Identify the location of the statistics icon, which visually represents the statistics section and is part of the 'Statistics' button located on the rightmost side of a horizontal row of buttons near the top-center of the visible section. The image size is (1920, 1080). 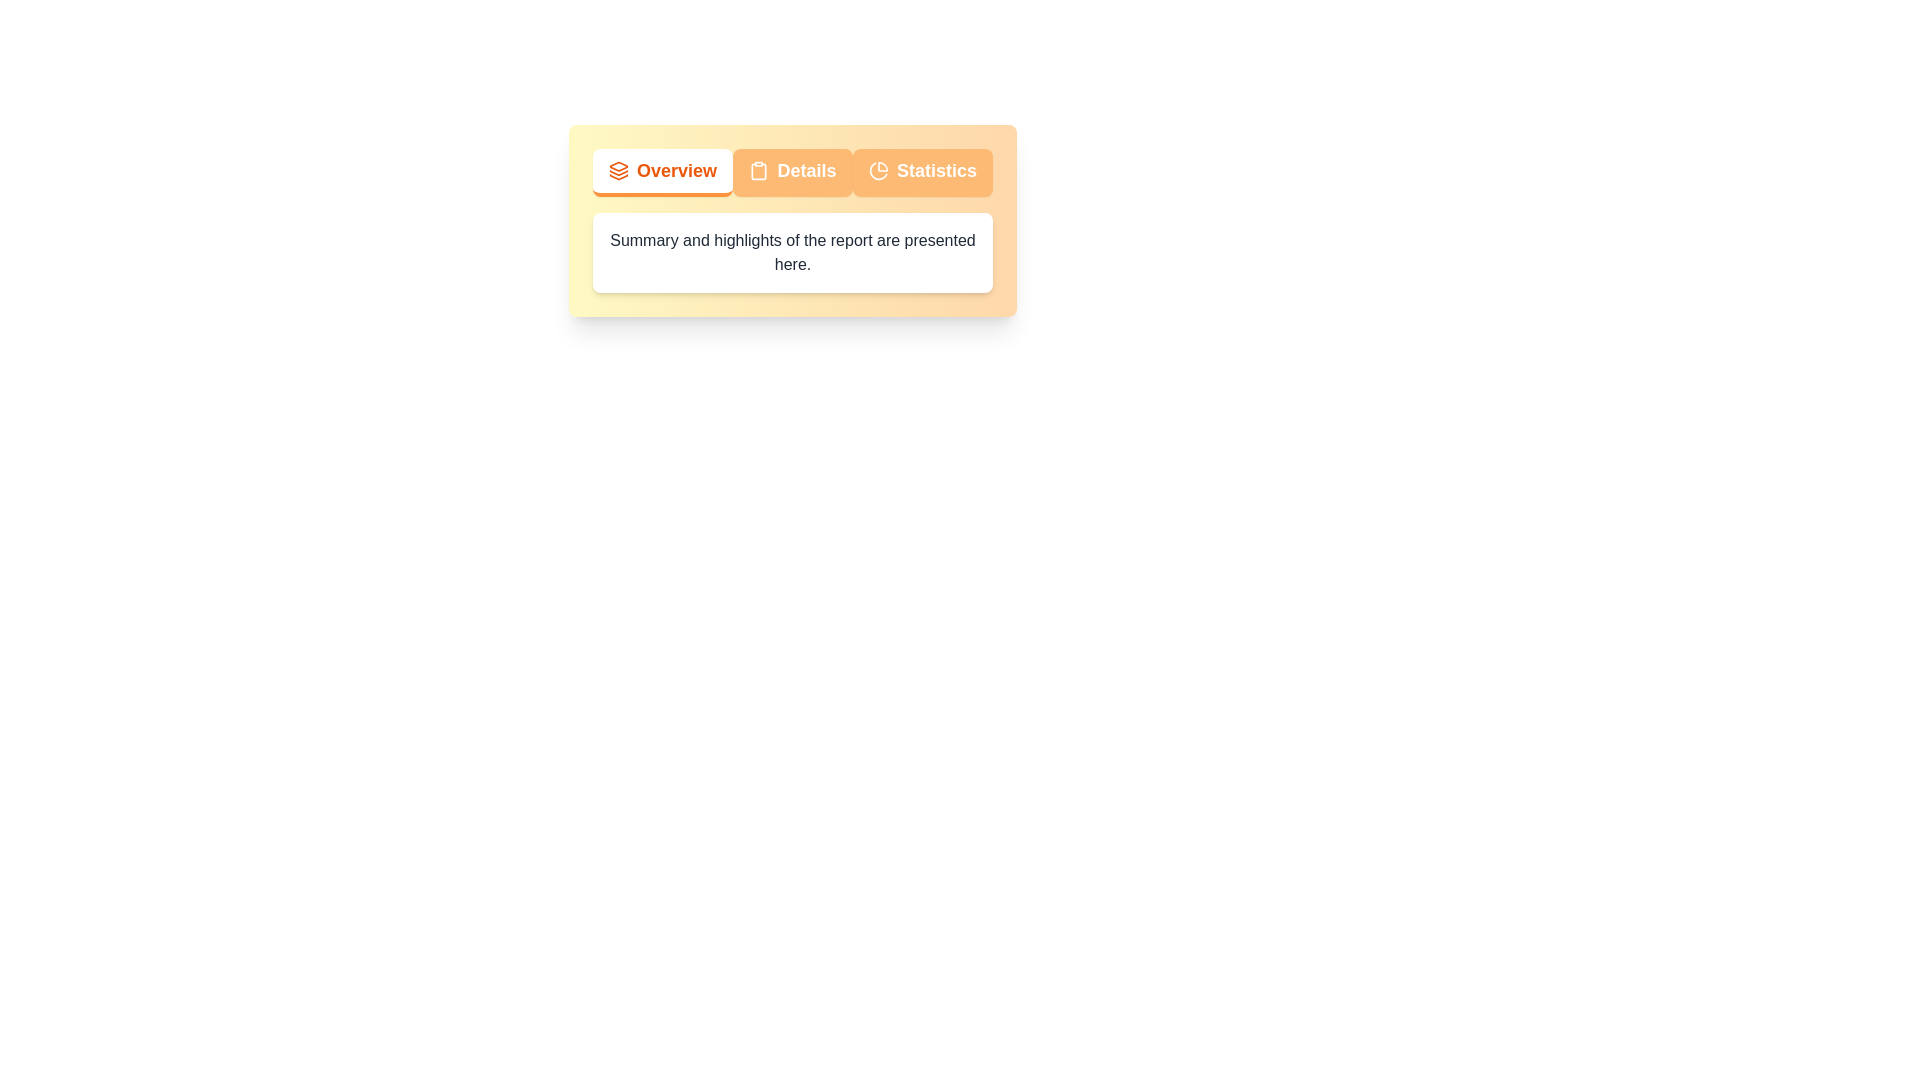
(878, 169).